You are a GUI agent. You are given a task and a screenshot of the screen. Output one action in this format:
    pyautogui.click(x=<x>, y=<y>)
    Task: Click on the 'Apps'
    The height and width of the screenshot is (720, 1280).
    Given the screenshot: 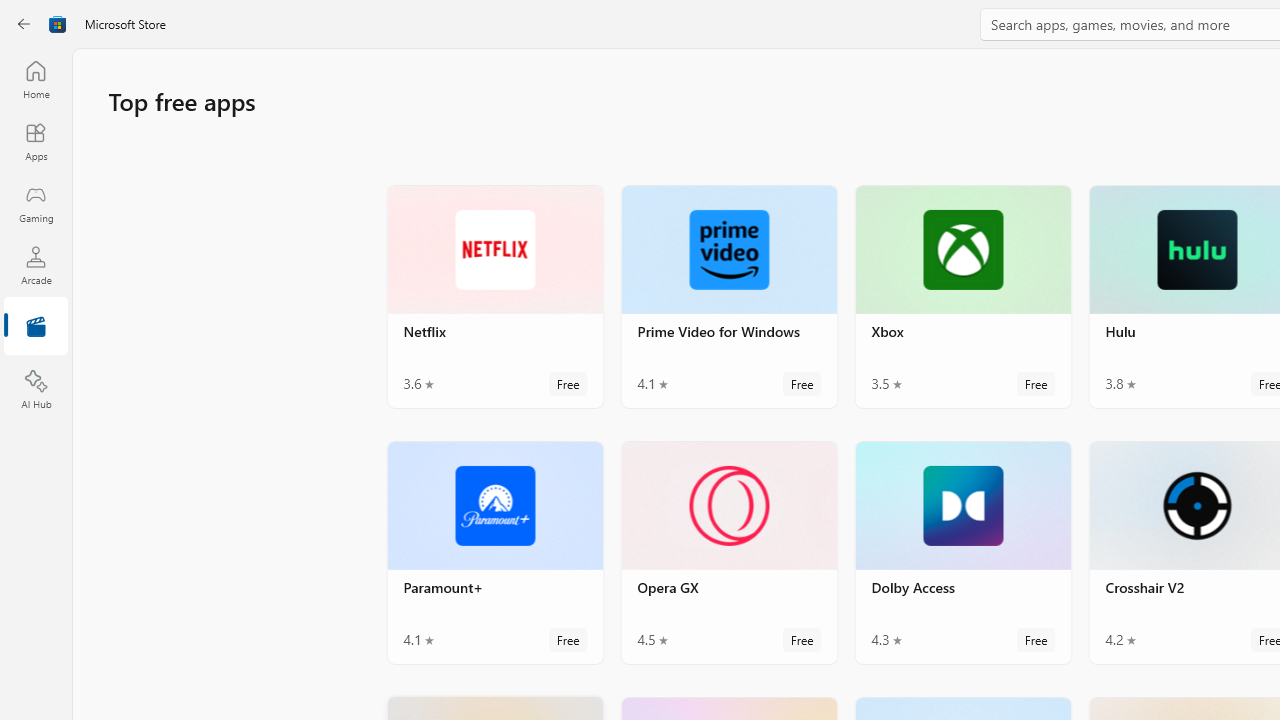 What is the action you would take?
    pyautogui.click(x=35, y=140)
    